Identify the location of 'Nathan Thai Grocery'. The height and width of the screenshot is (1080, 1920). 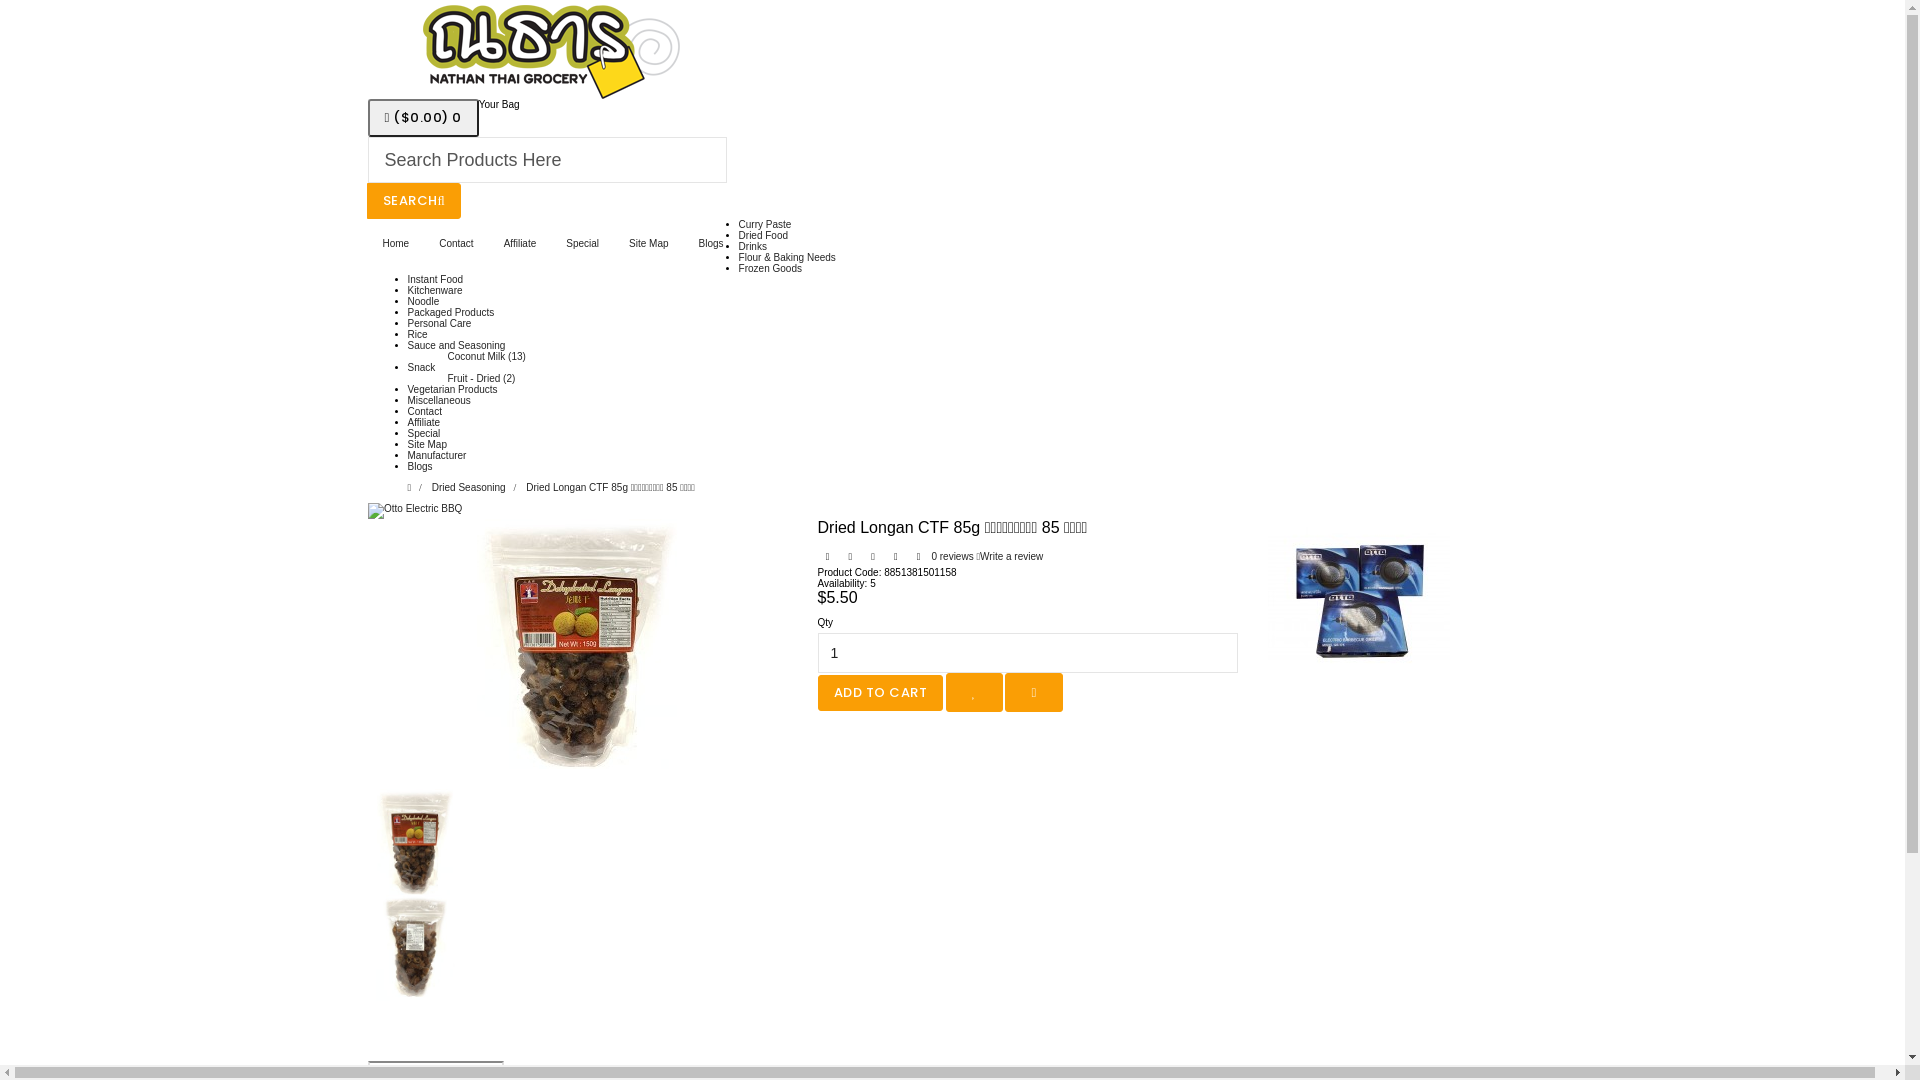
(542, 48).